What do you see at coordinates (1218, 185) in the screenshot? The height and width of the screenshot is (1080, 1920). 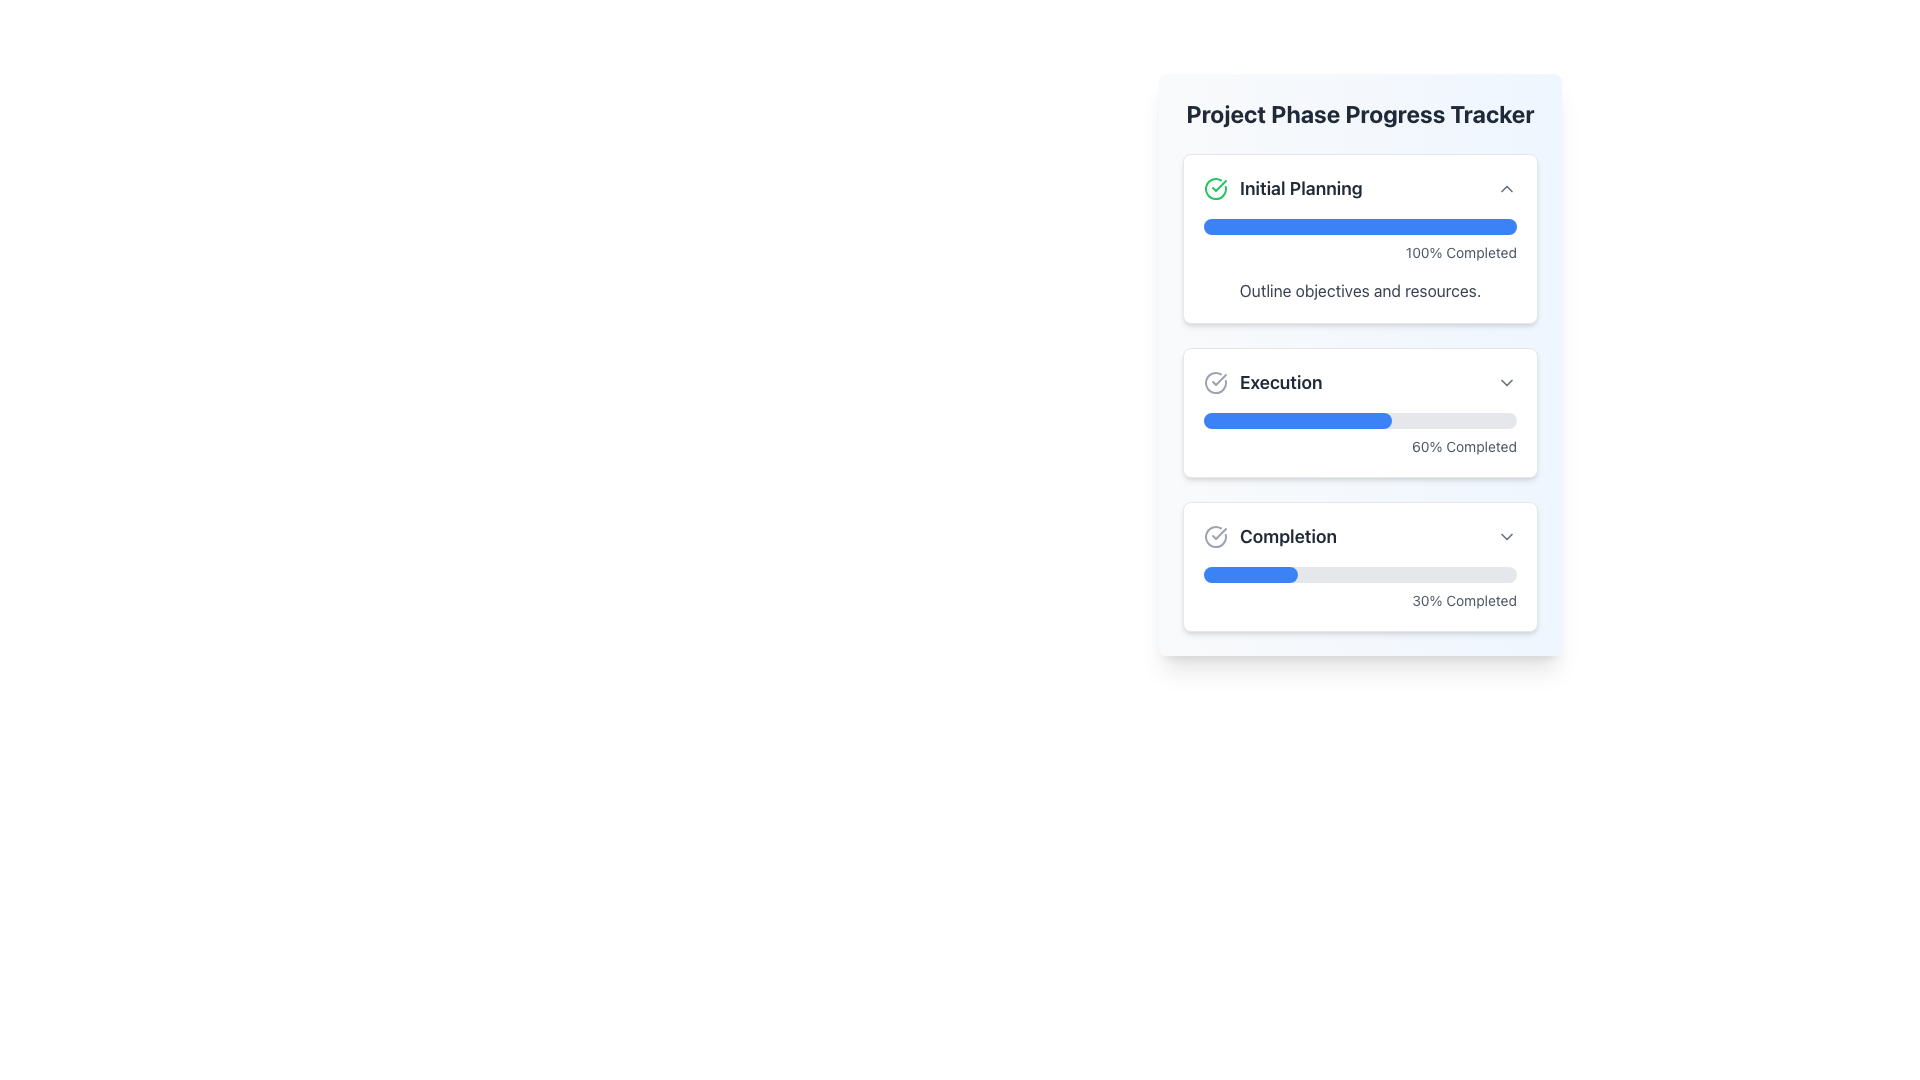 I see `properties of the green checkmark icon located within the 'Initial Planning' card of the 'Project Phase Progress Tracker' panel` at bounding box center [1218, 185].